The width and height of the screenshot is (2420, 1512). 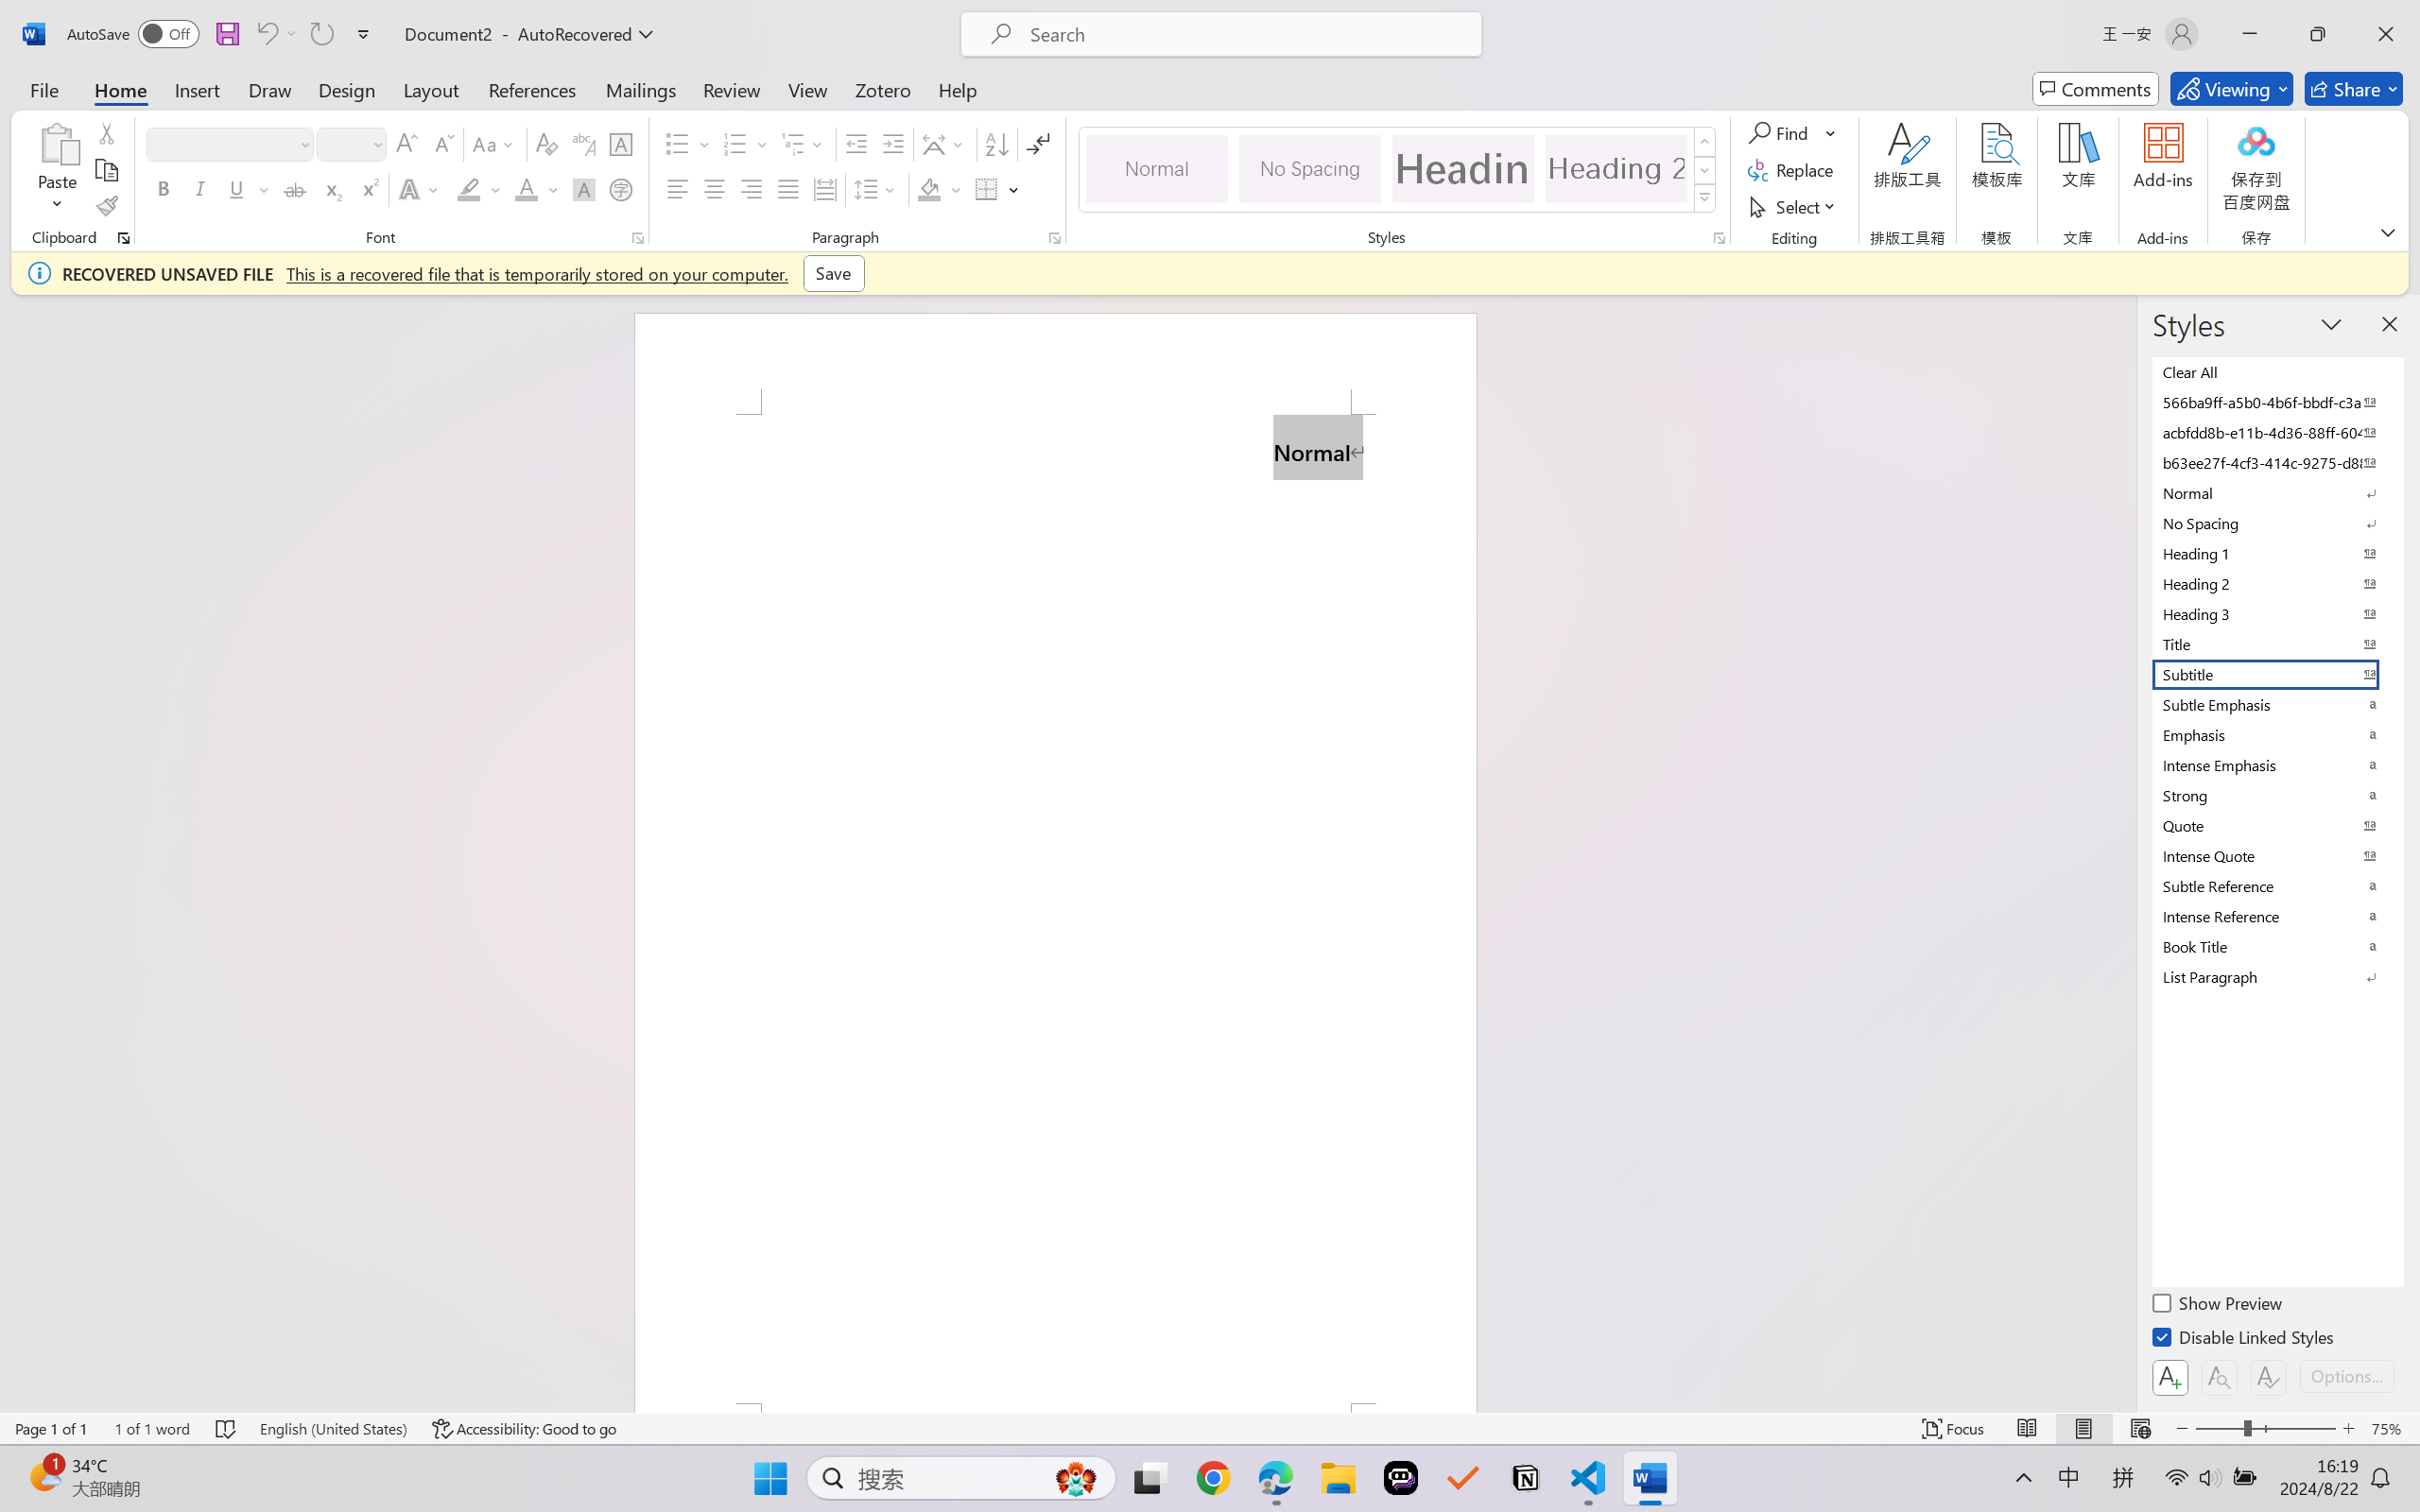 What do you see at coordinates (581, 188) in the screenshot?
I see `'Character Shading'` at bounding box center [581, 188].